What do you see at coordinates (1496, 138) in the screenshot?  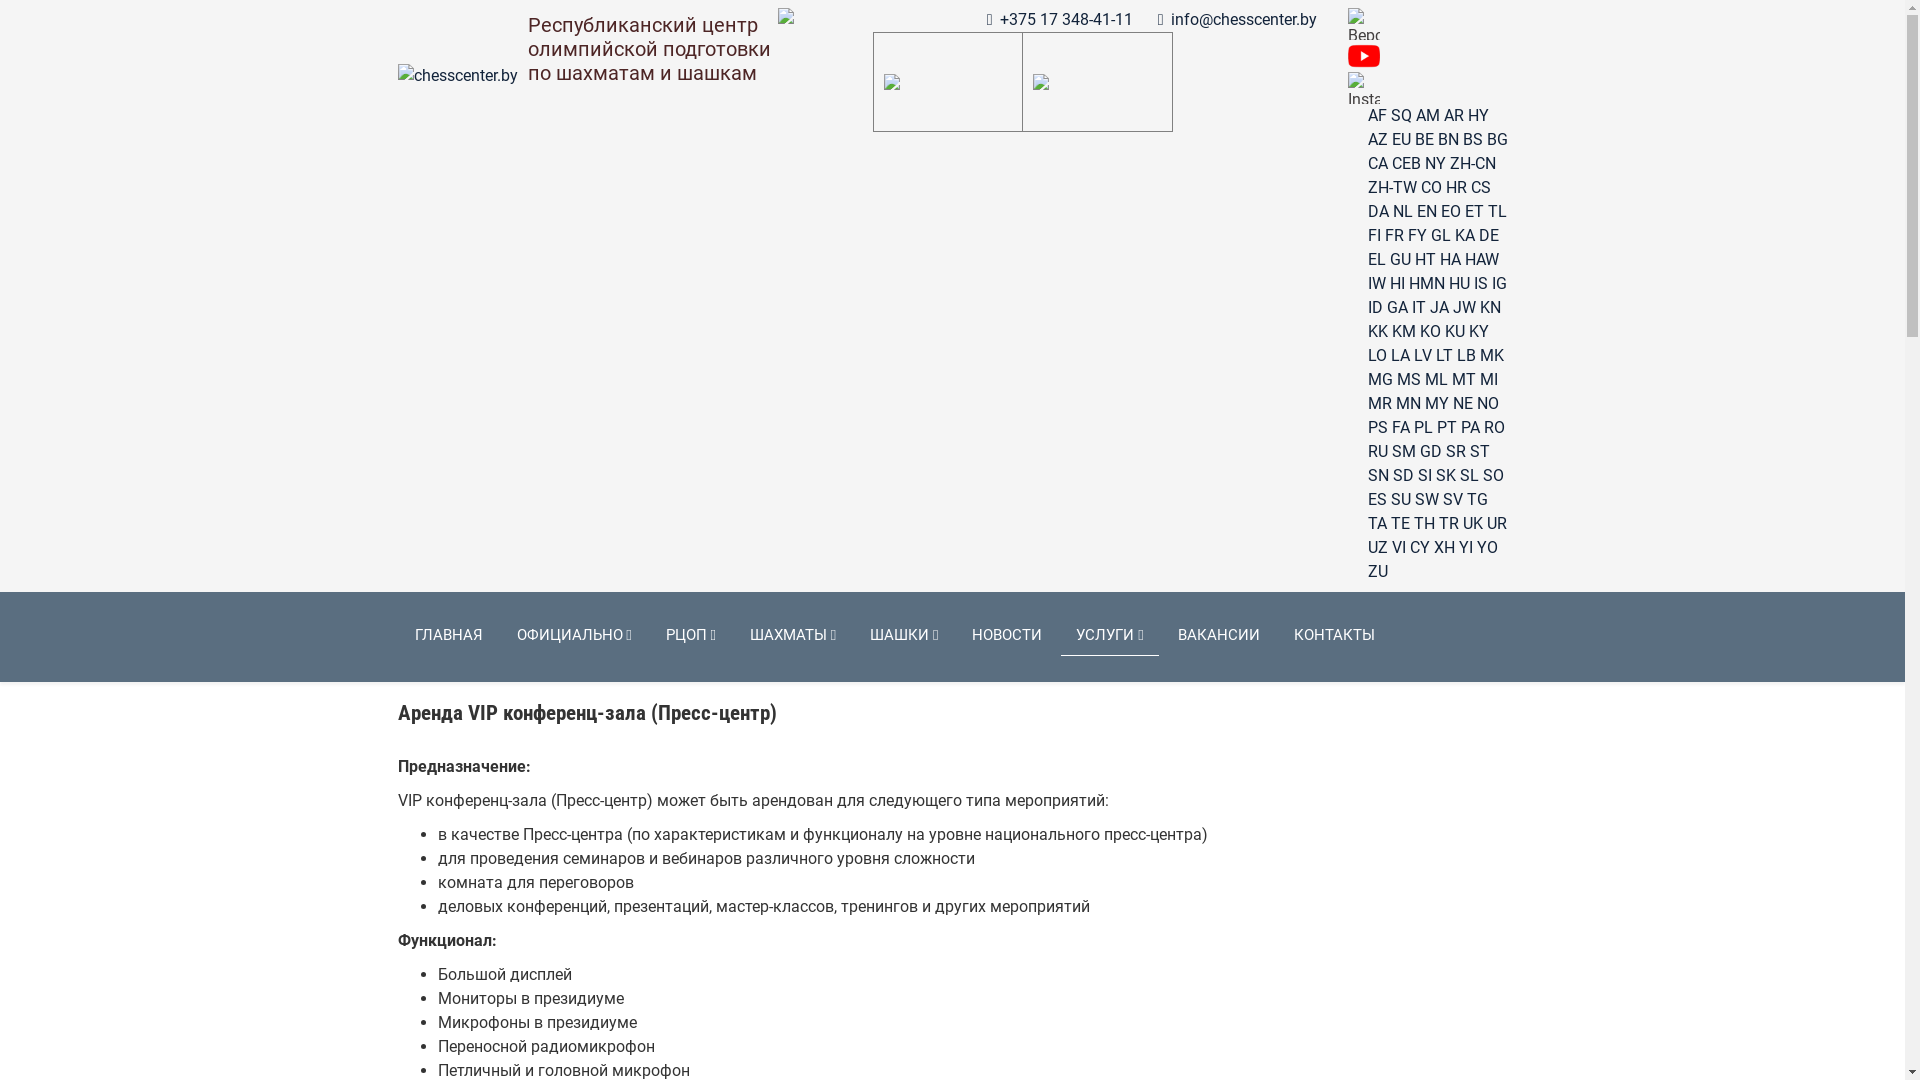 I see `'BG'` at bounding box center [1496, 138].